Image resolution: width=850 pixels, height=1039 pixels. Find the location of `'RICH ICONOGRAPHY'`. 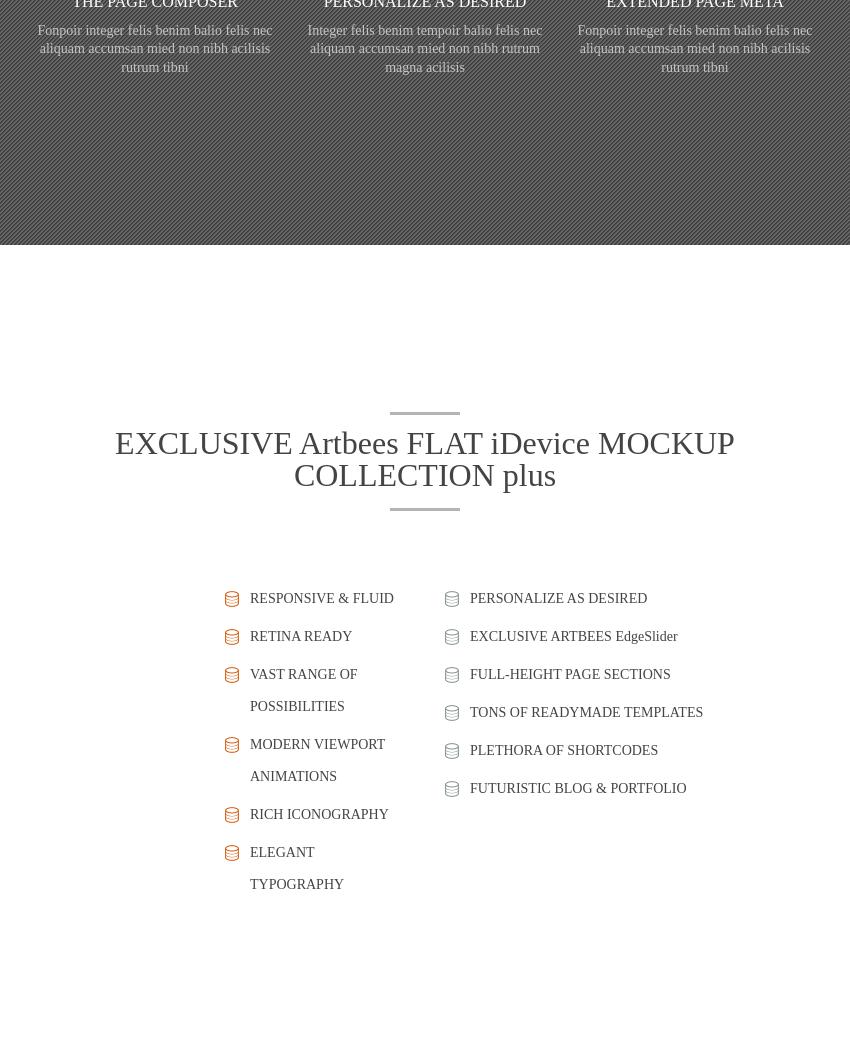

'RICH ICONOGRAPHY' is located at coordinates (319, 812).